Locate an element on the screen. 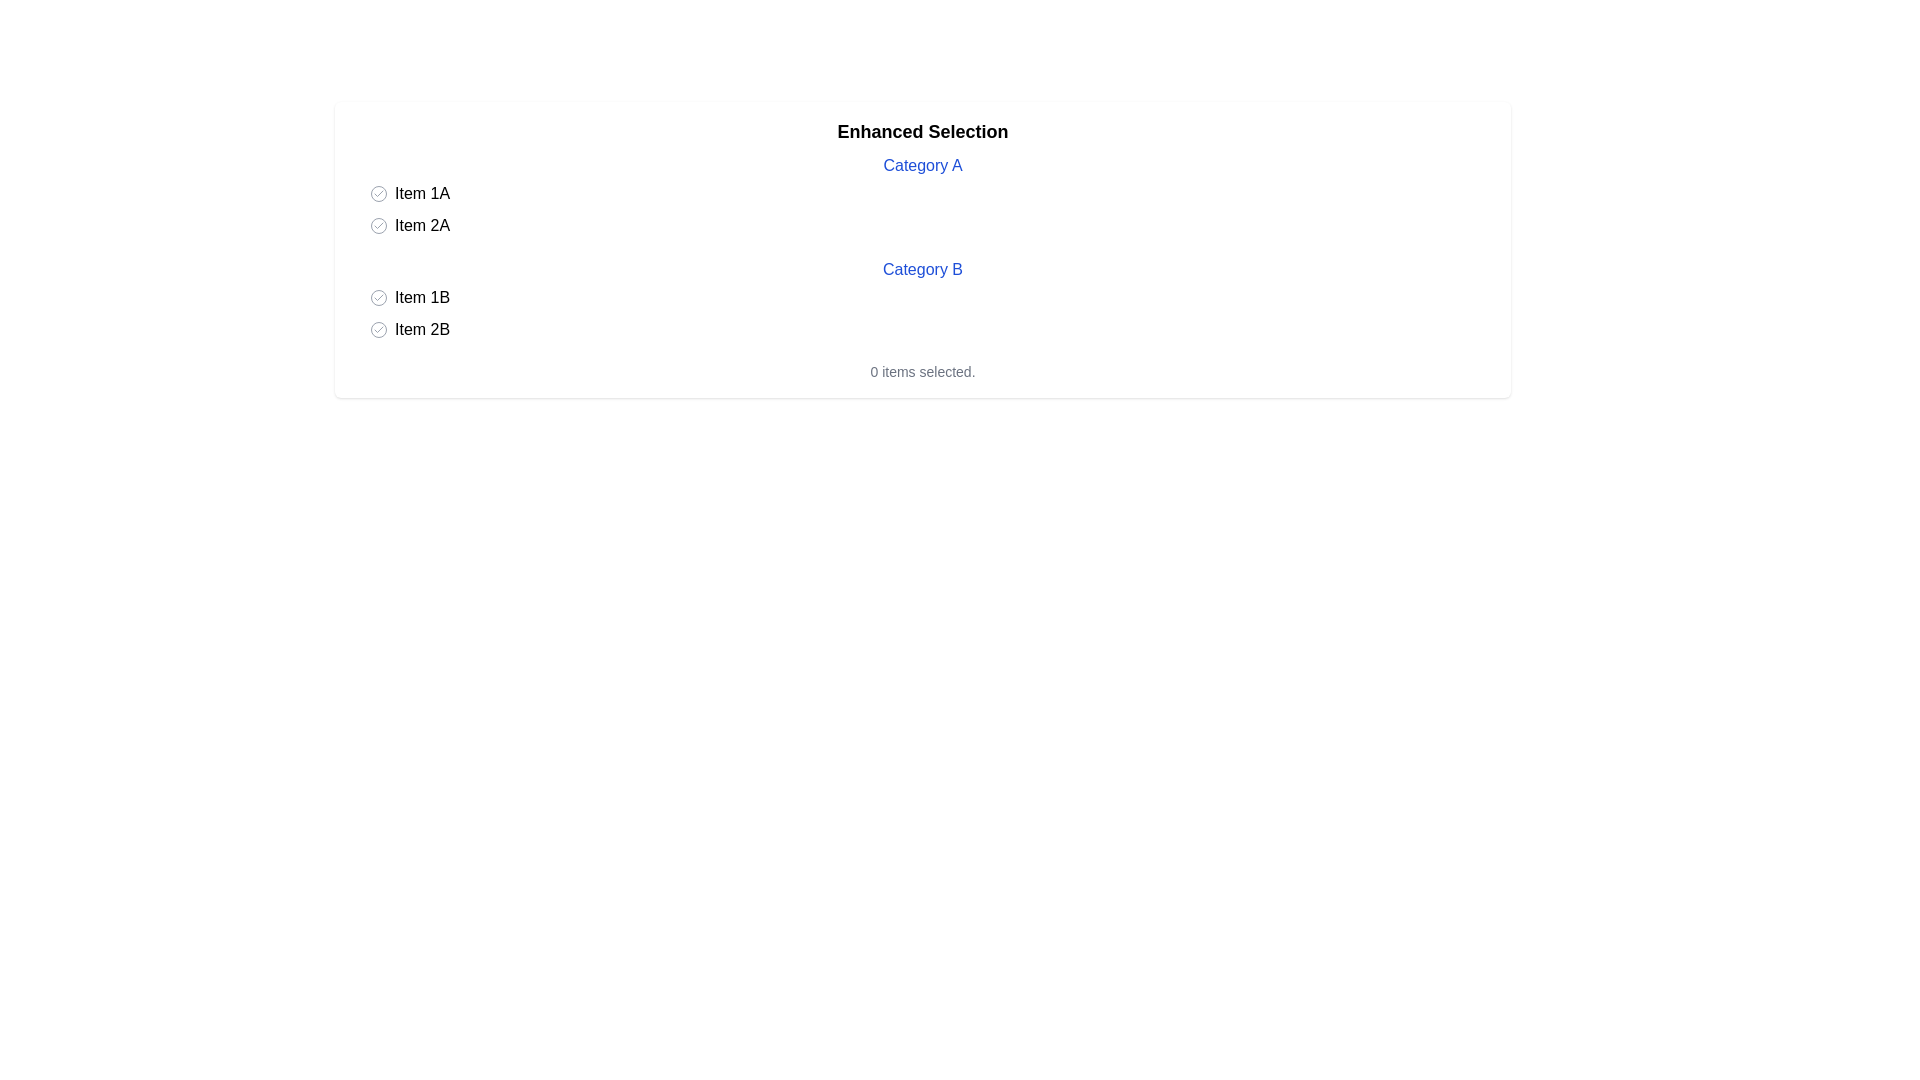  the 'Item 2A' text label is located at coordinates (421, 225).